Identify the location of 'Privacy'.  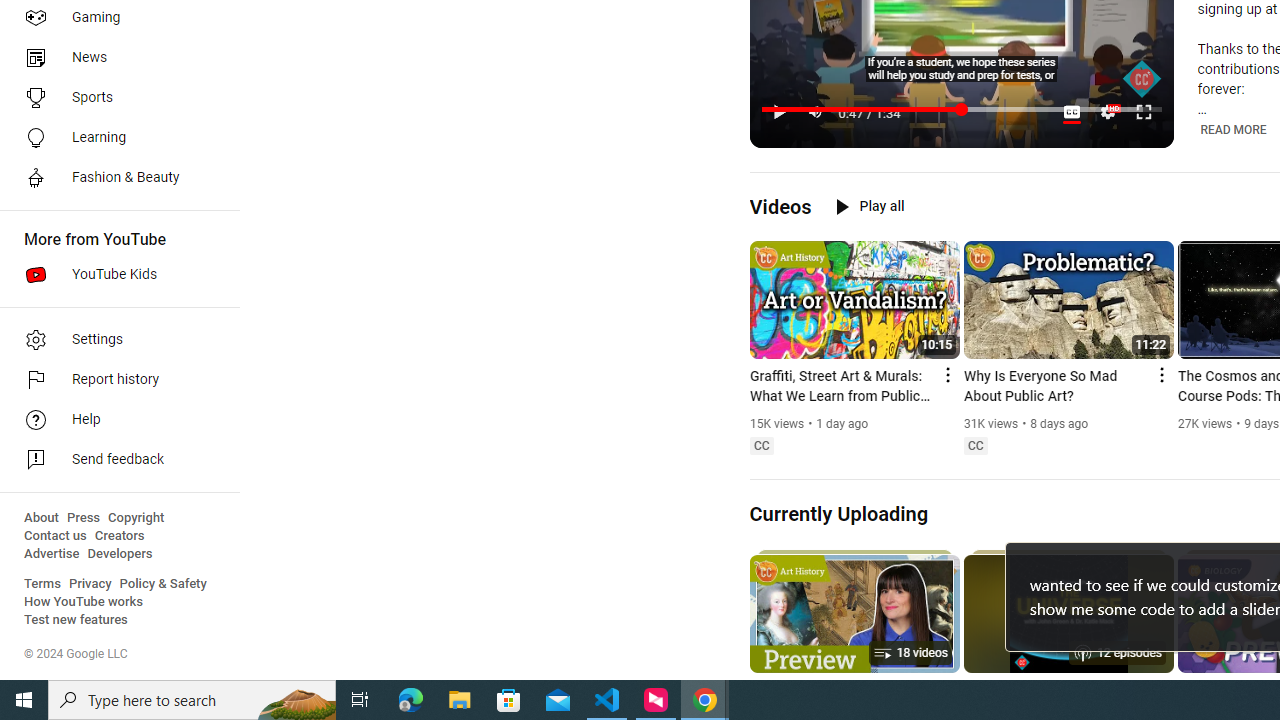
(89, 584).